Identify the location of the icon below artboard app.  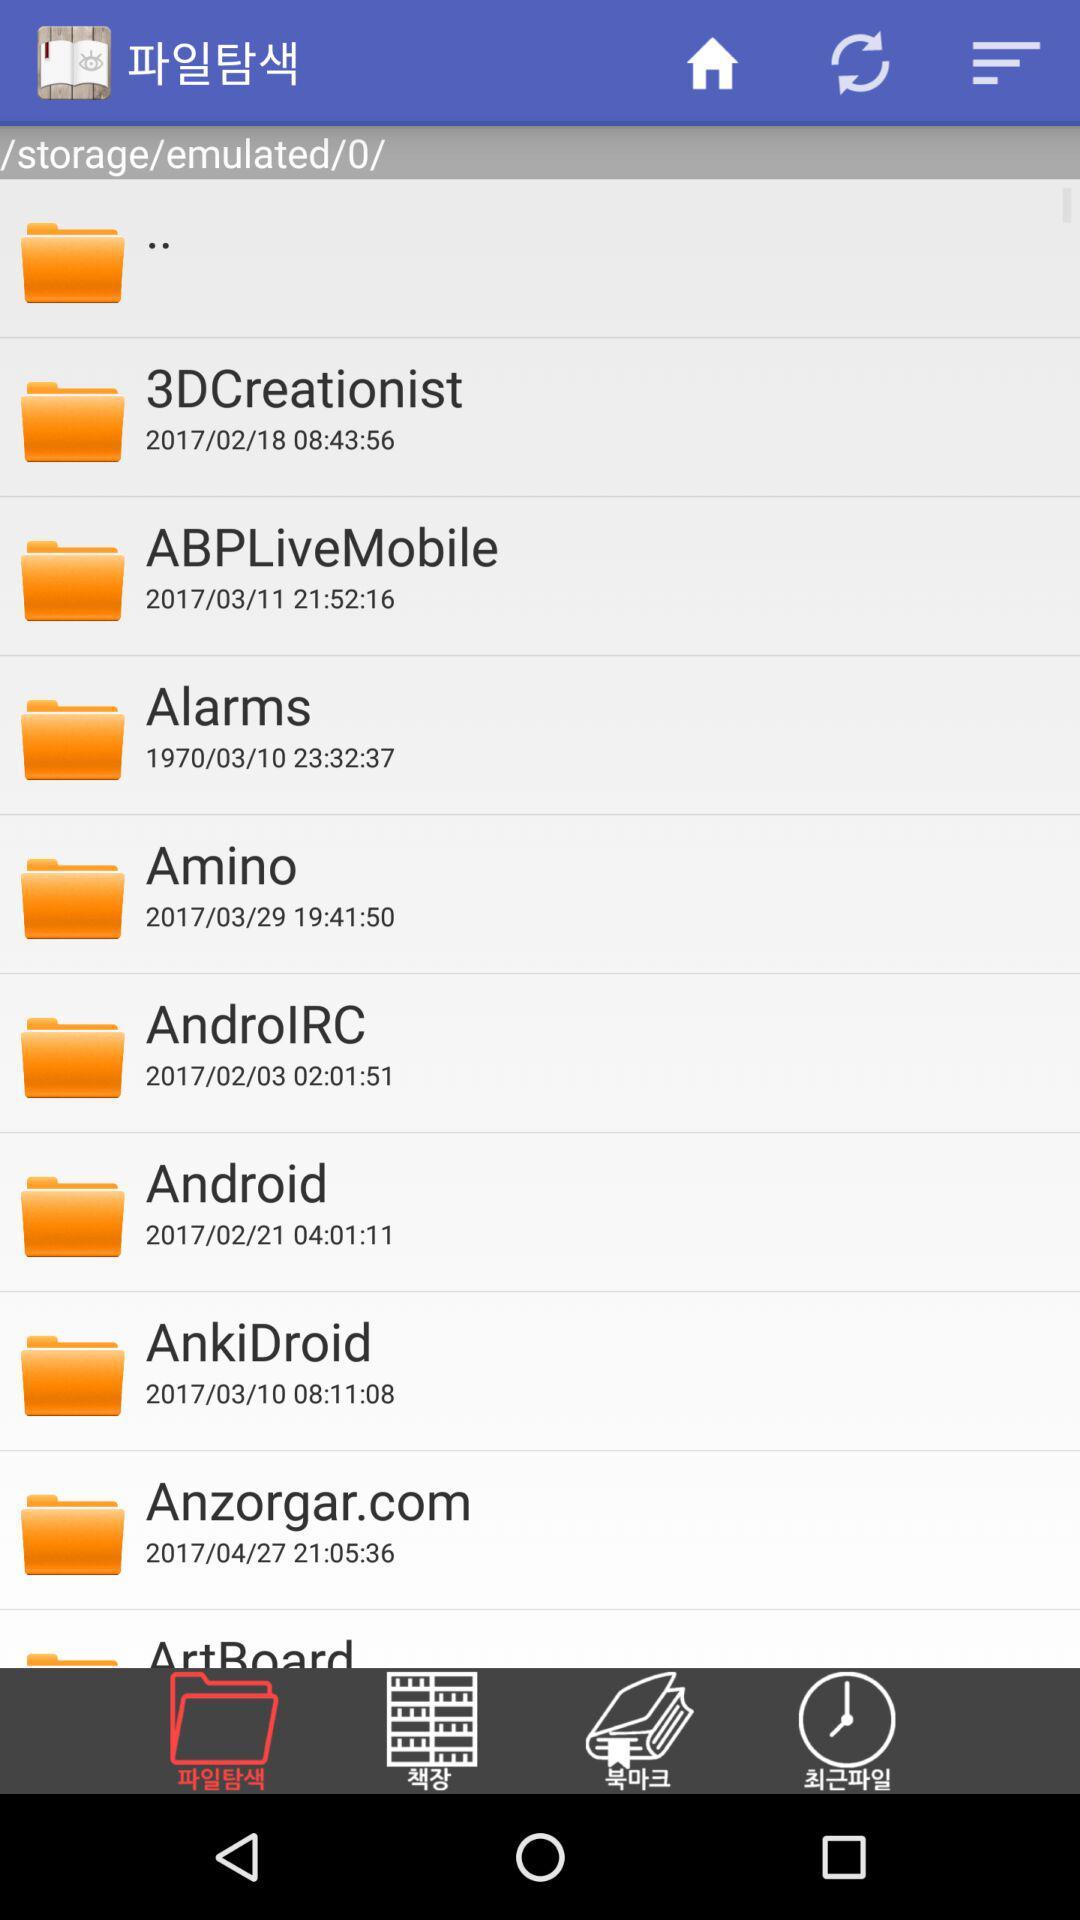
(663, 1730).